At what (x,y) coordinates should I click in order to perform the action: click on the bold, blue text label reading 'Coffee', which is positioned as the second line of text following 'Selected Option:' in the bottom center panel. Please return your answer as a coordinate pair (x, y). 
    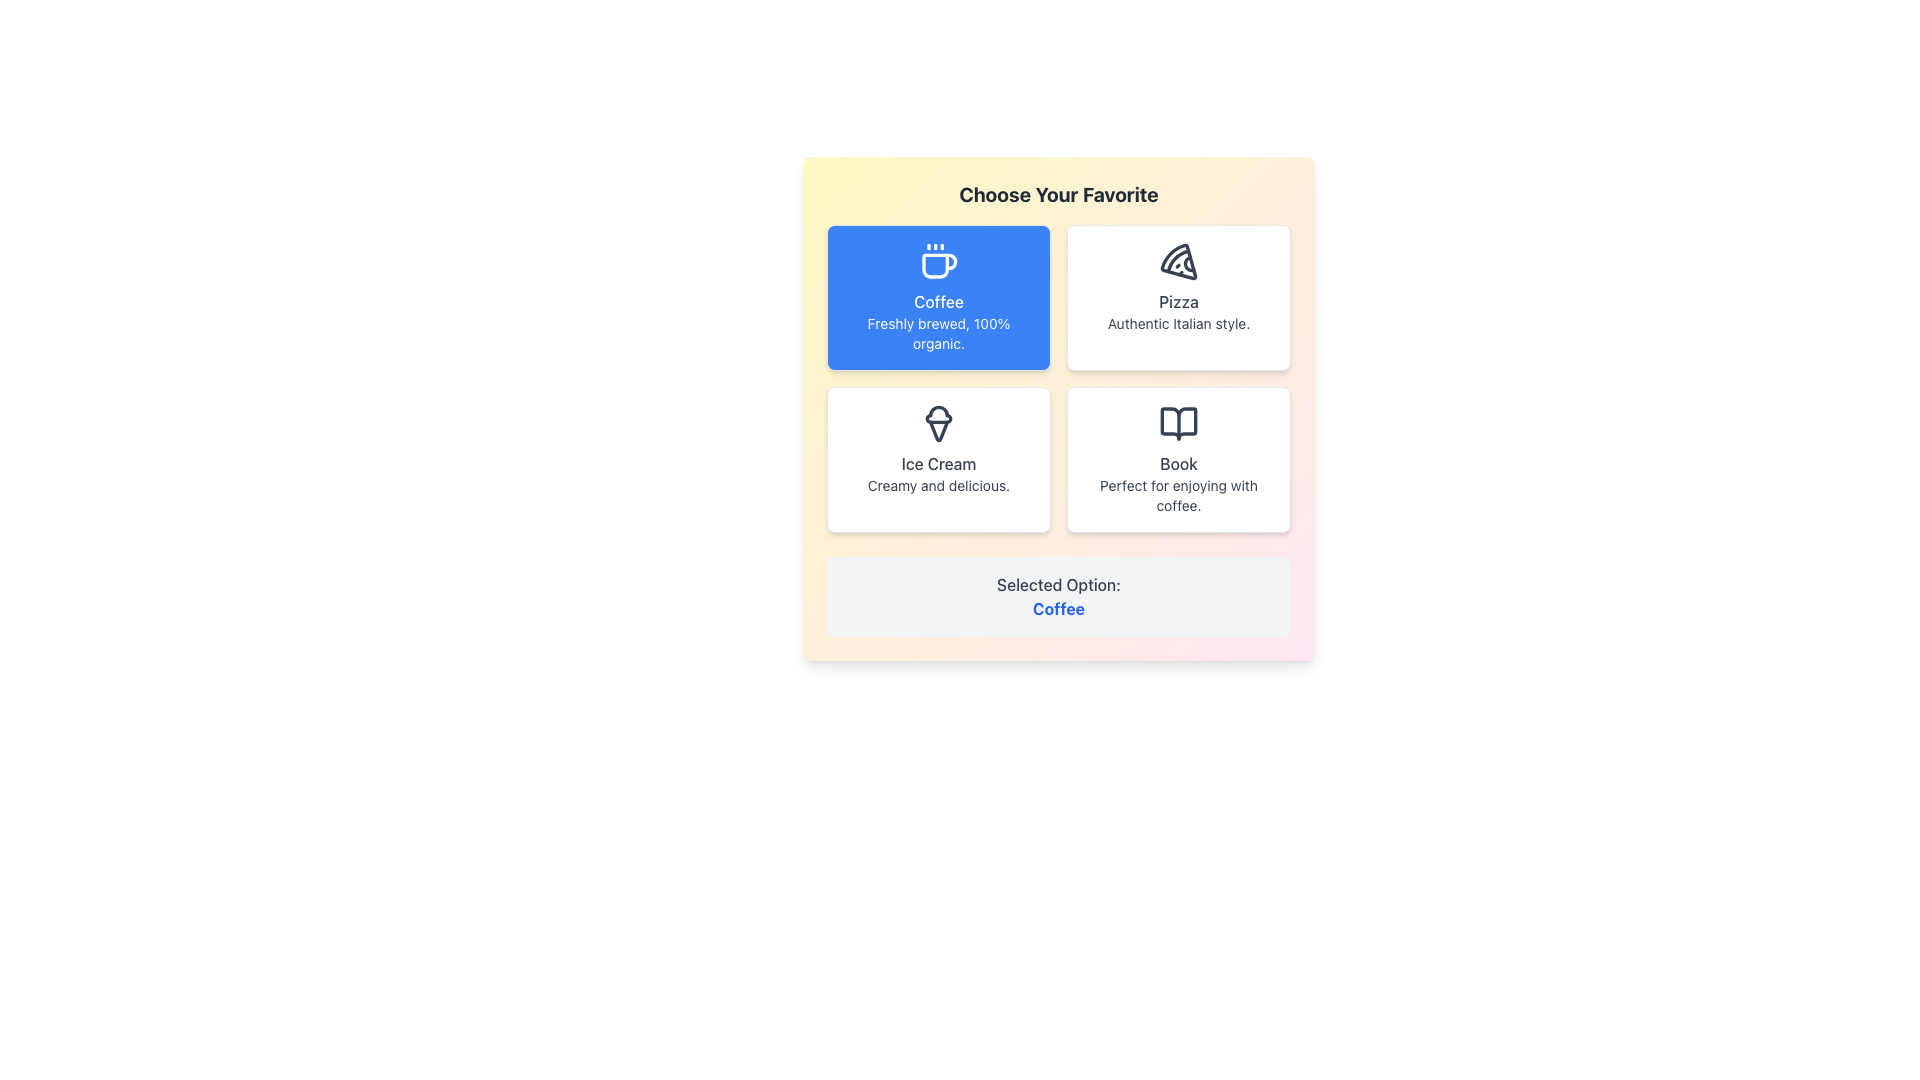
    Looking at the image, I should click on (1058, 608).